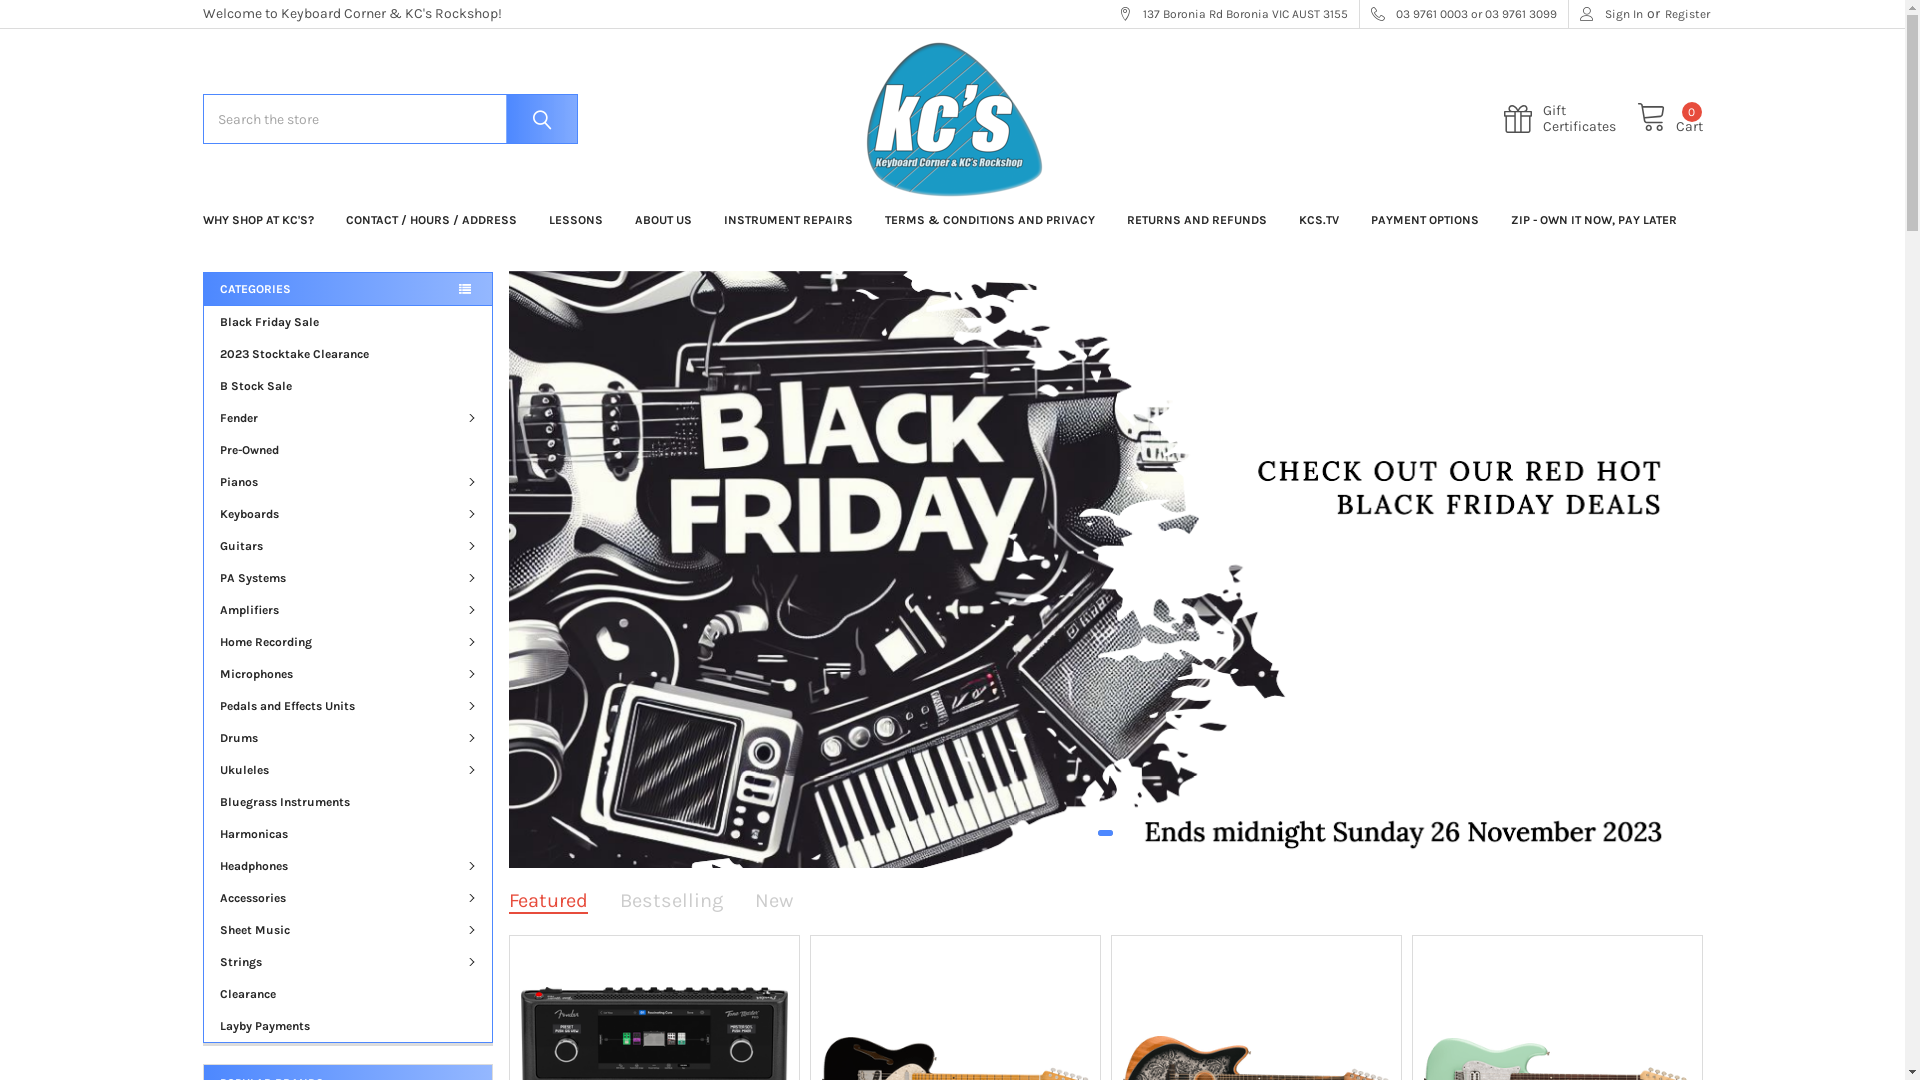 The height and width of the screenshot is (1080, 1920). What do you see at coordinates (347, 897) in the screenshot?
I see `'Accessories'` at bounding box center [347, 897].